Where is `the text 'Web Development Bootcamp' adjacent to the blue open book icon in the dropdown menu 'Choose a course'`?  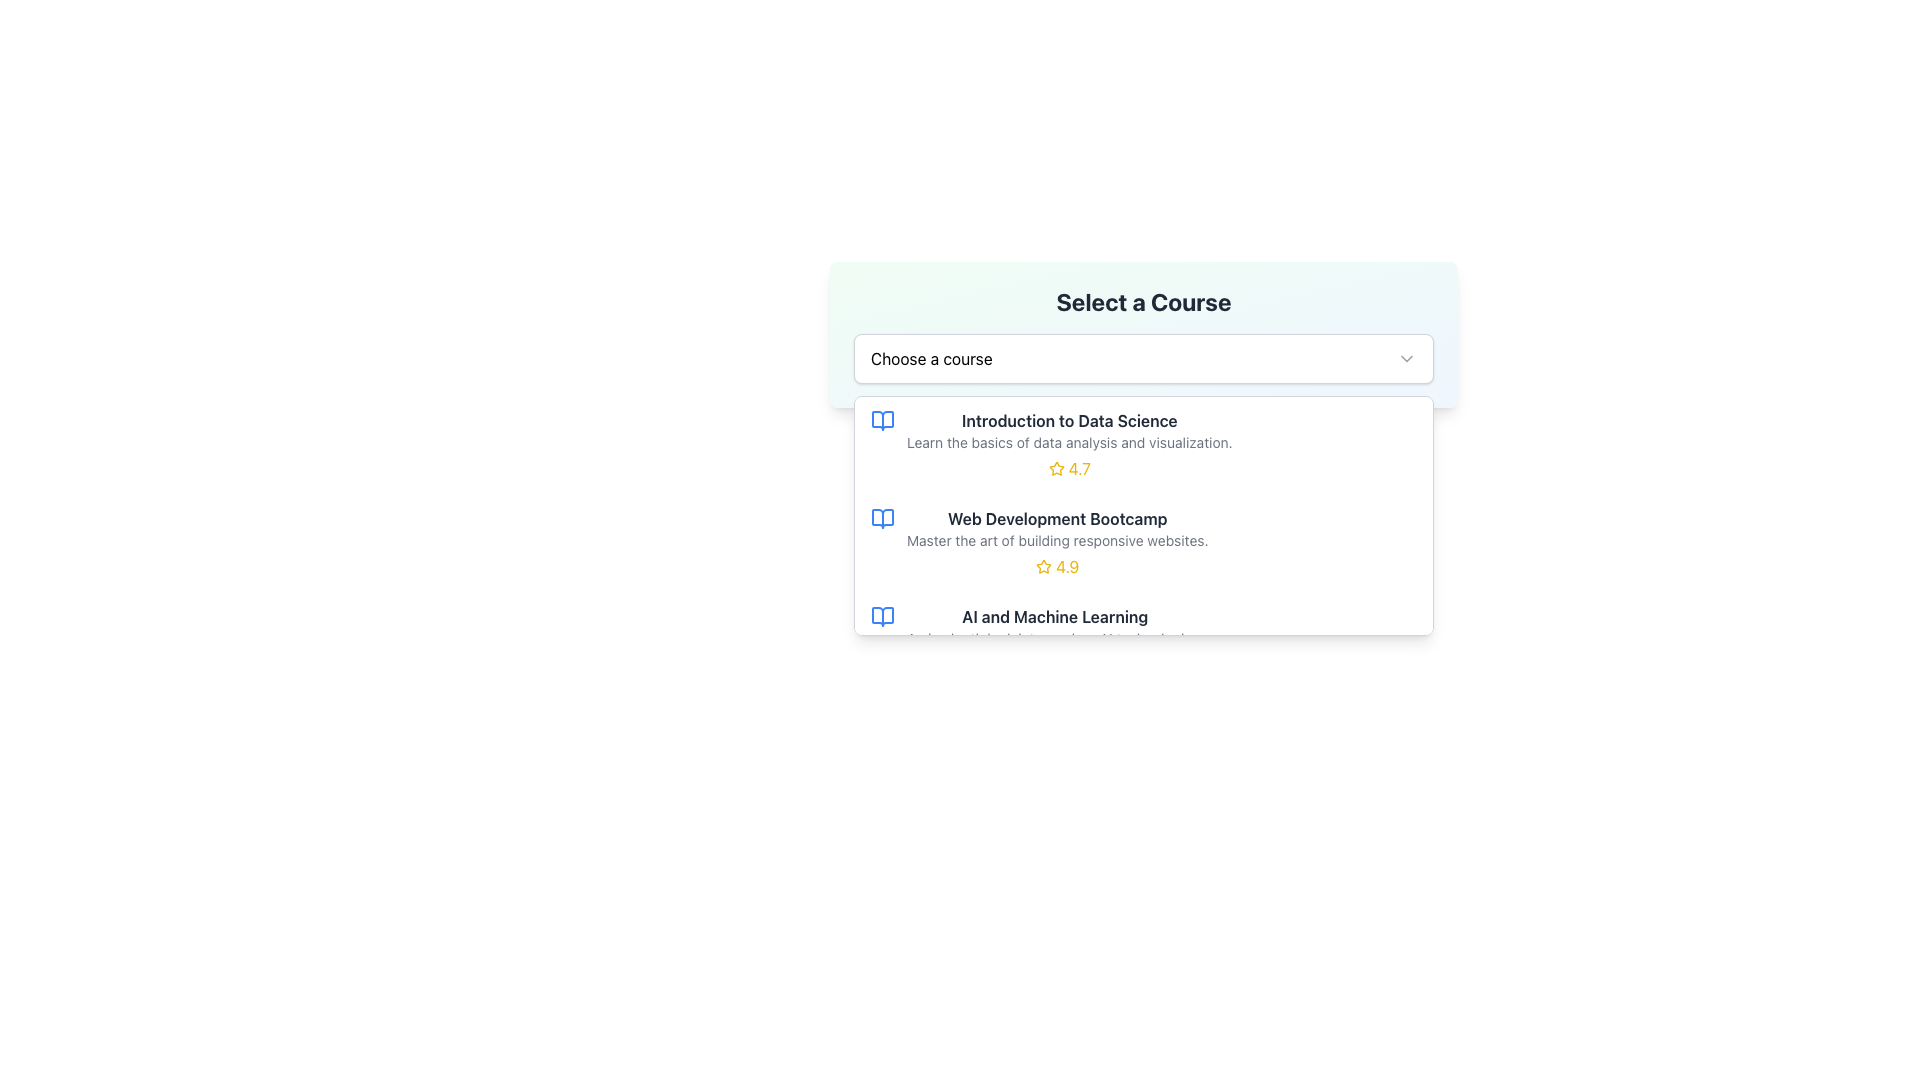 the text 'Web Development Bootcamp' adjacent to the blue open book icon in the dropdown menu 'Choose a course' is located at coordinates (882, 518).